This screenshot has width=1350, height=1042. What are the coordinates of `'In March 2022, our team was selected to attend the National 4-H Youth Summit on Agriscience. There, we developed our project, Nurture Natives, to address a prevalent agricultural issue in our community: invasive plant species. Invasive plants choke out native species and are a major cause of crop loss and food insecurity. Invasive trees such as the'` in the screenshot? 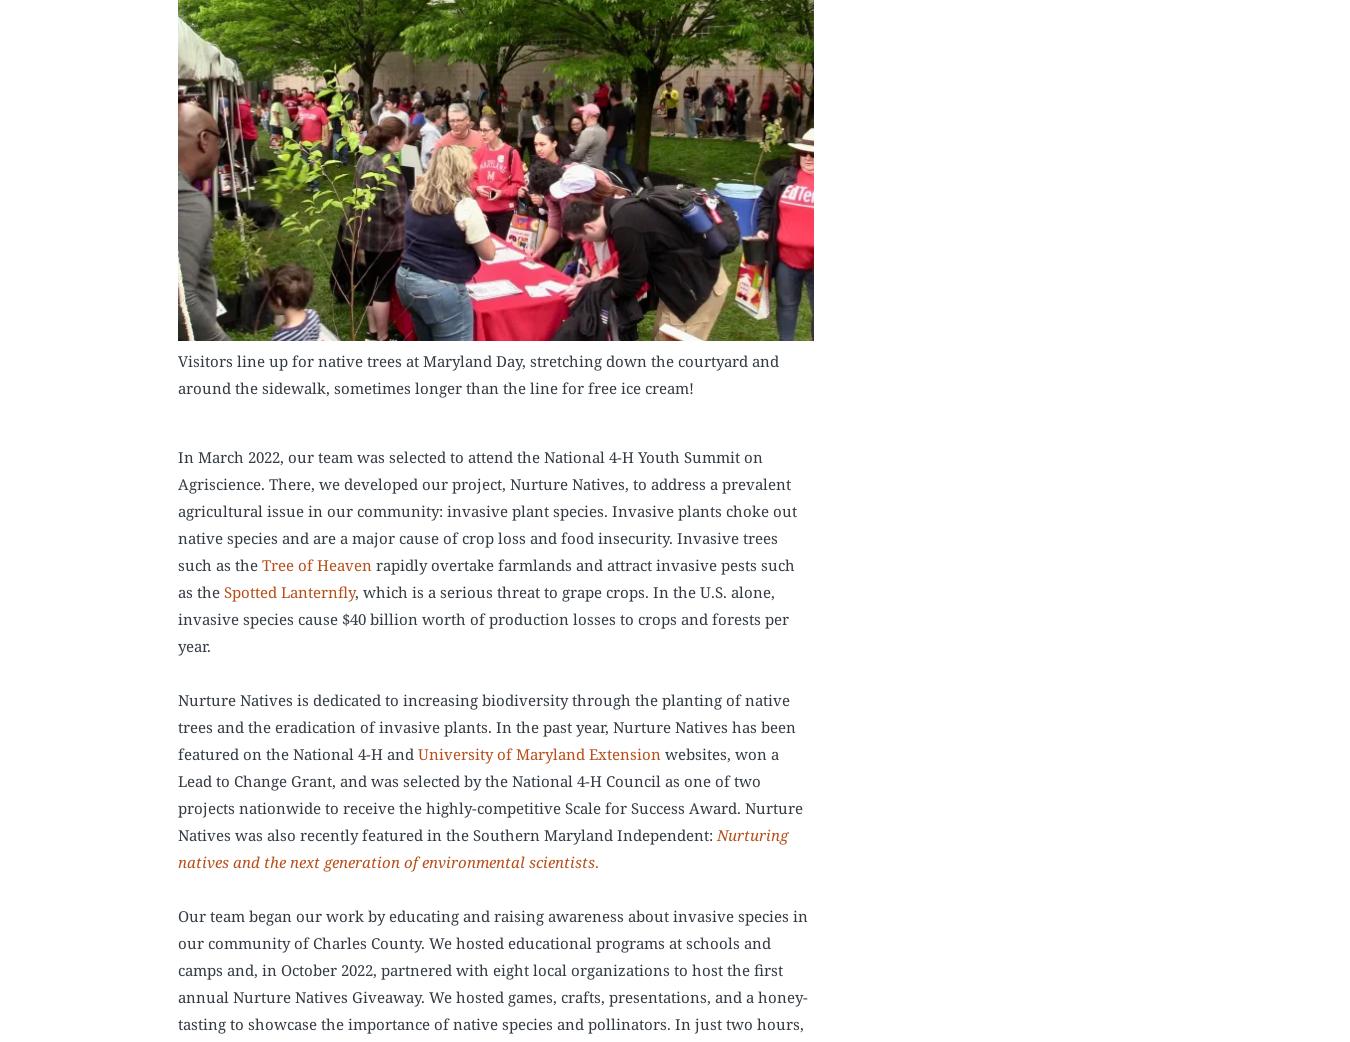 It's located at (486, 510).